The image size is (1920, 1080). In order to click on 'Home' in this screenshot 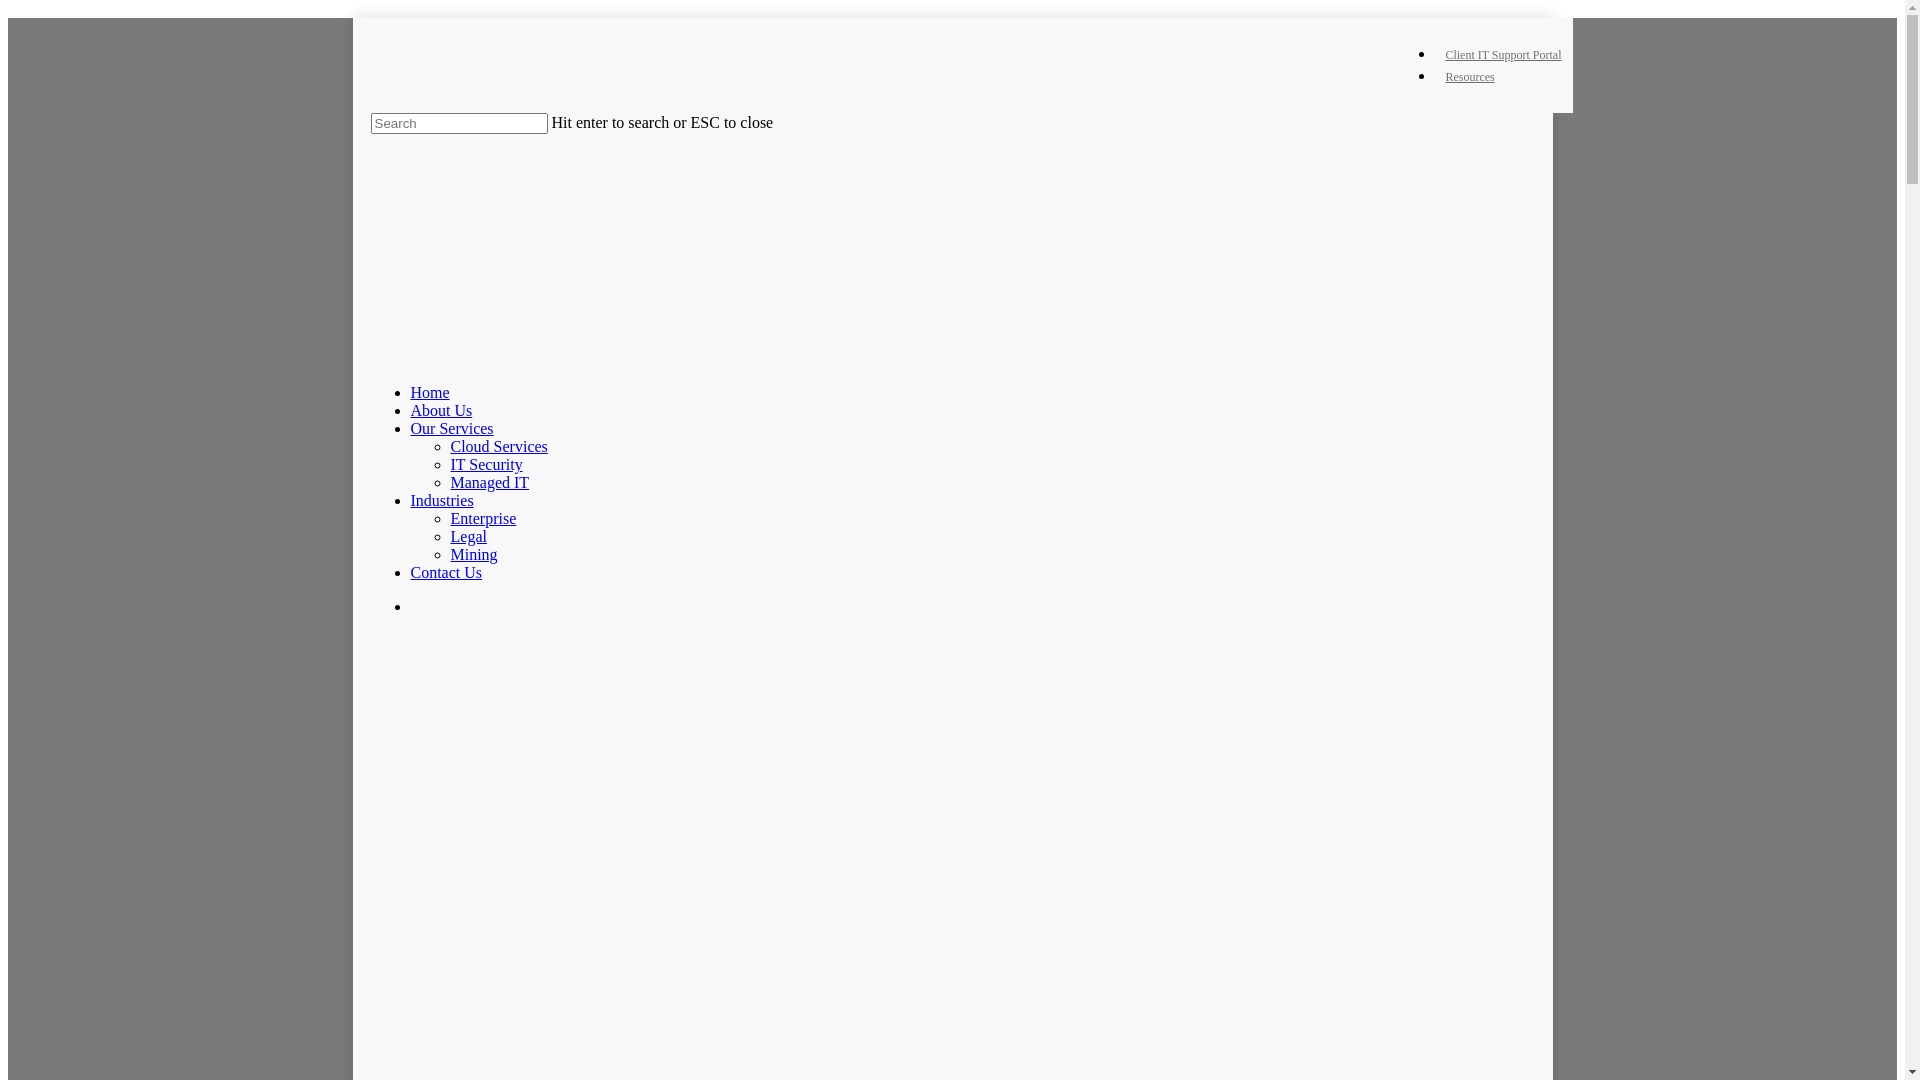, I will do `click(428, 392)`.